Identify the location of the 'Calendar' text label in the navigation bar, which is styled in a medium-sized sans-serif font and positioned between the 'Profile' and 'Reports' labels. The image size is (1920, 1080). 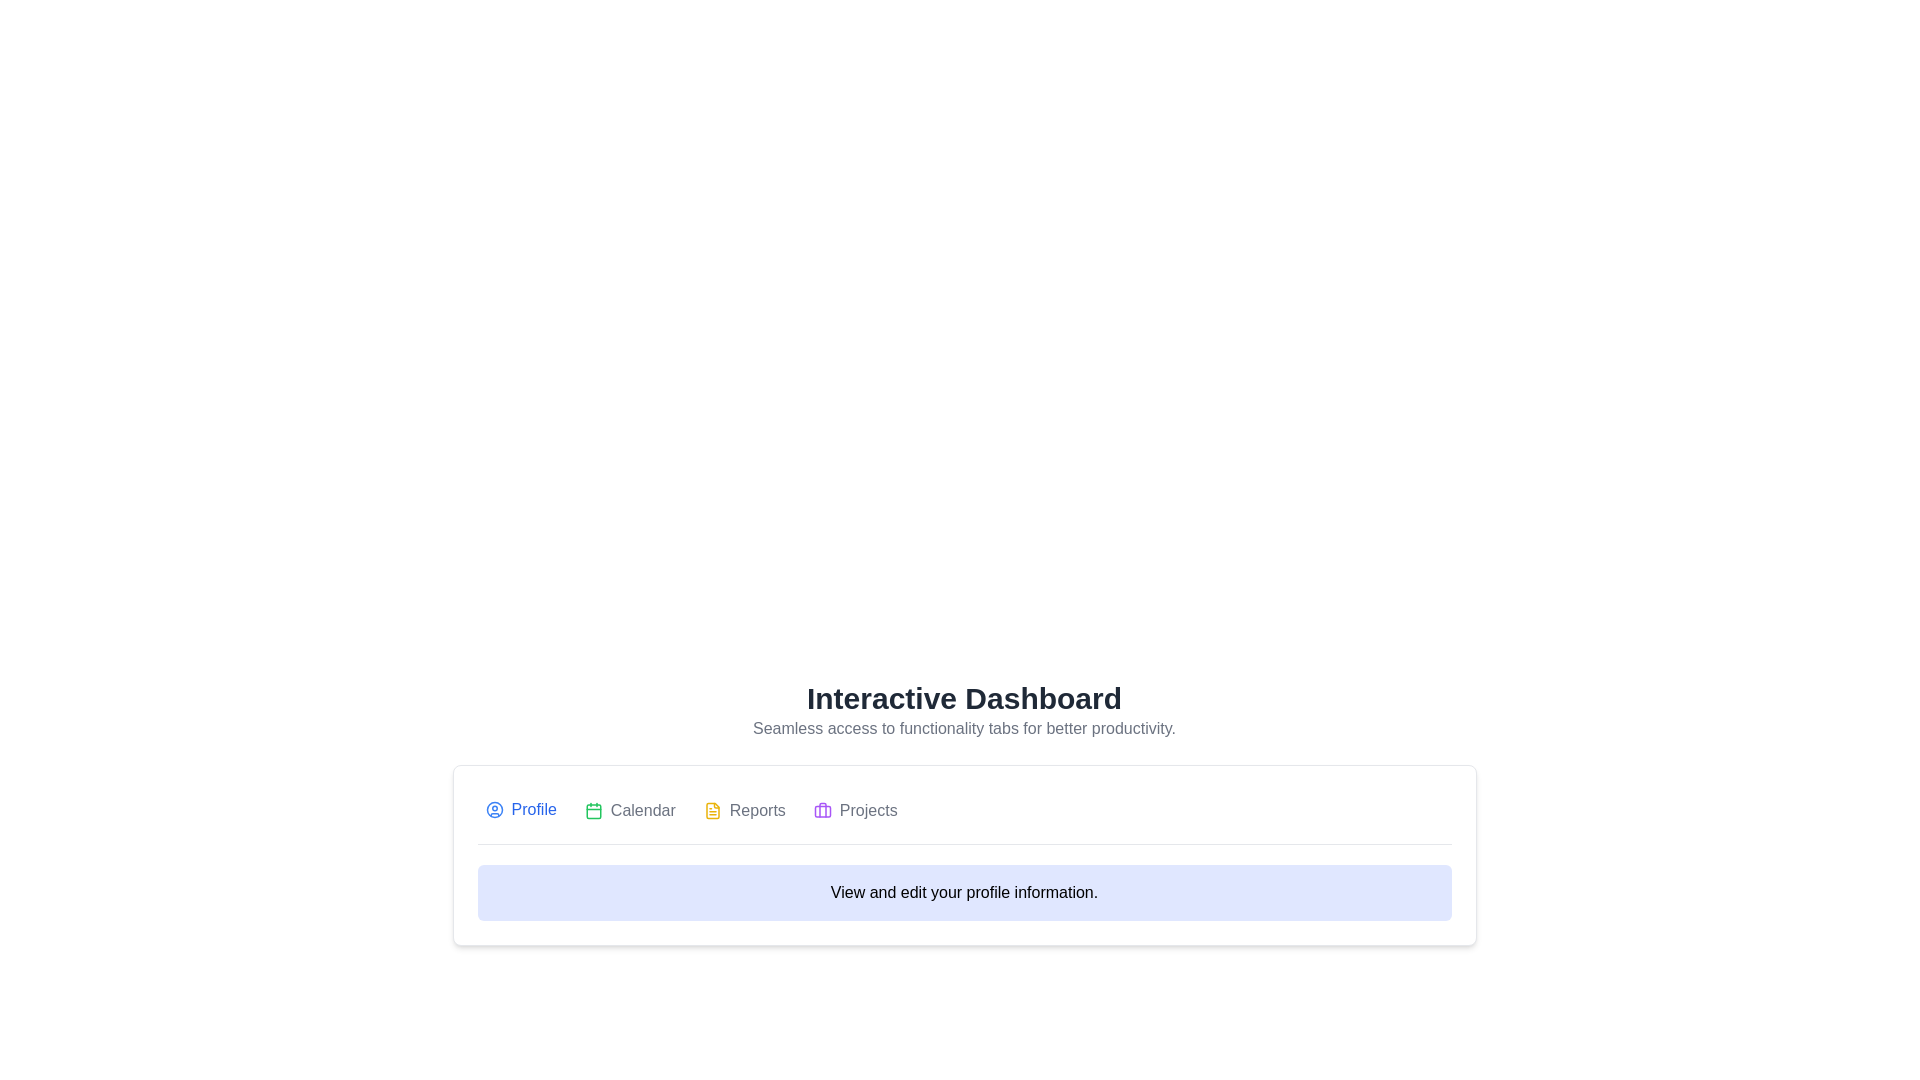
(643, 810).